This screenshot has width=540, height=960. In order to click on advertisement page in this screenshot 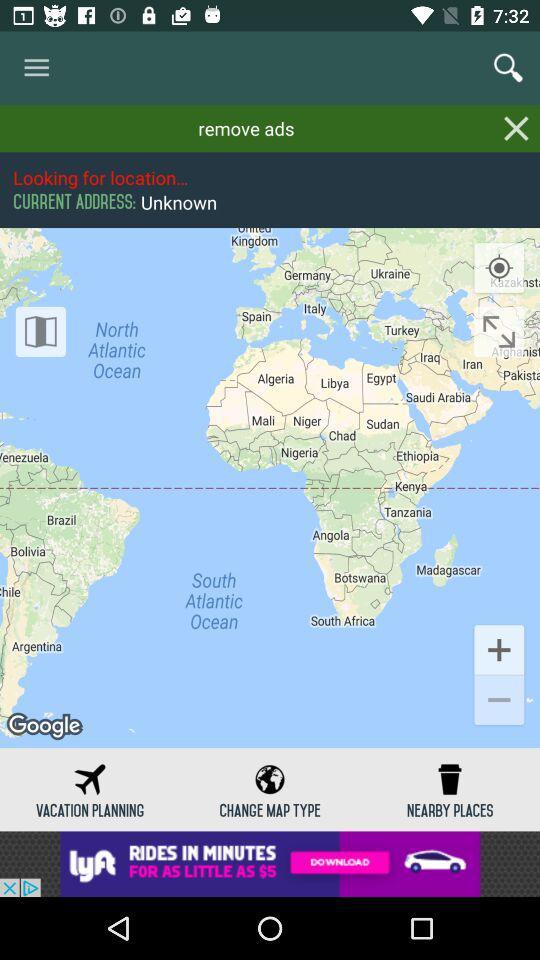, I will do `click(270, 863)`.